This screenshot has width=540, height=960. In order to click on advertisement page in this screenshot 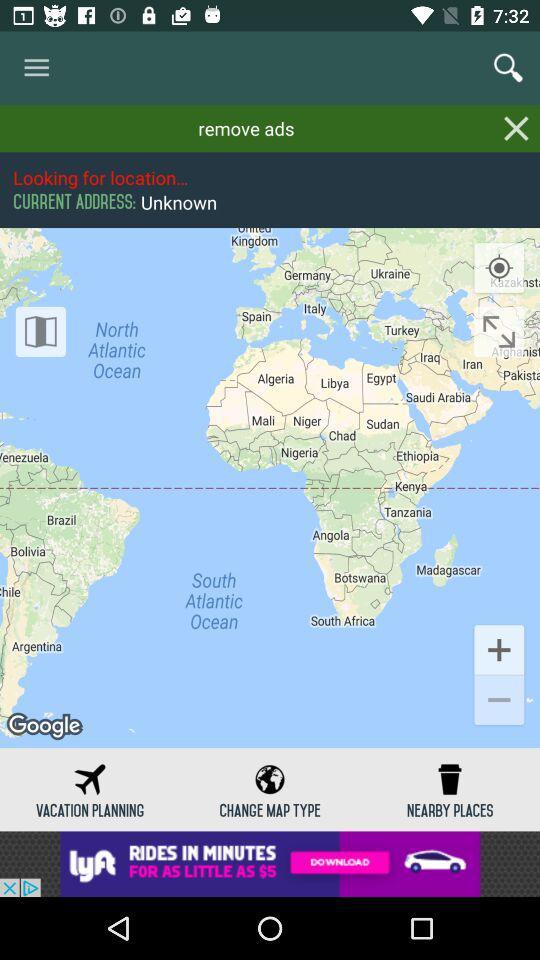, I will do `click(270, 863)`.